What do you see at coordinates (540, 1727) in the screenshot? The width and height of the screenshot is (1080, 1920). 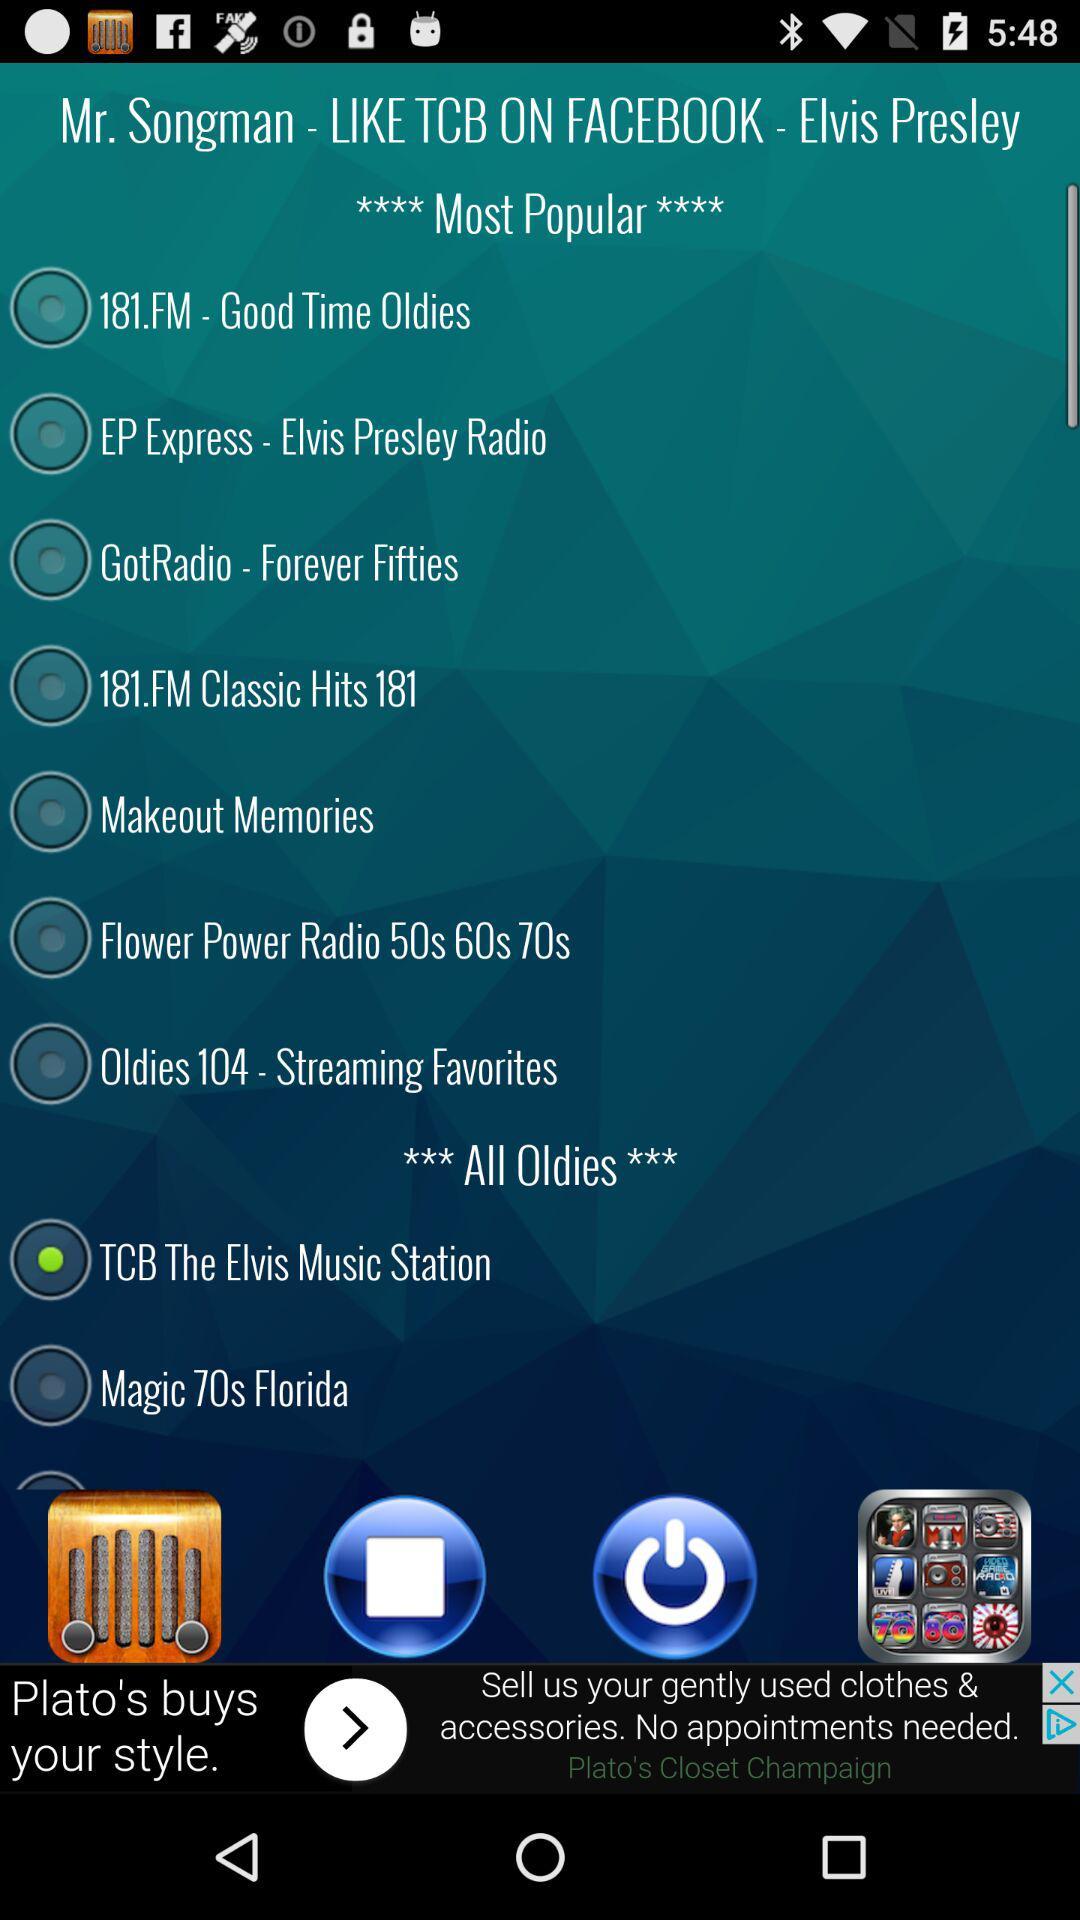 I see `open advertisement` at bounding box center [540, 1727].